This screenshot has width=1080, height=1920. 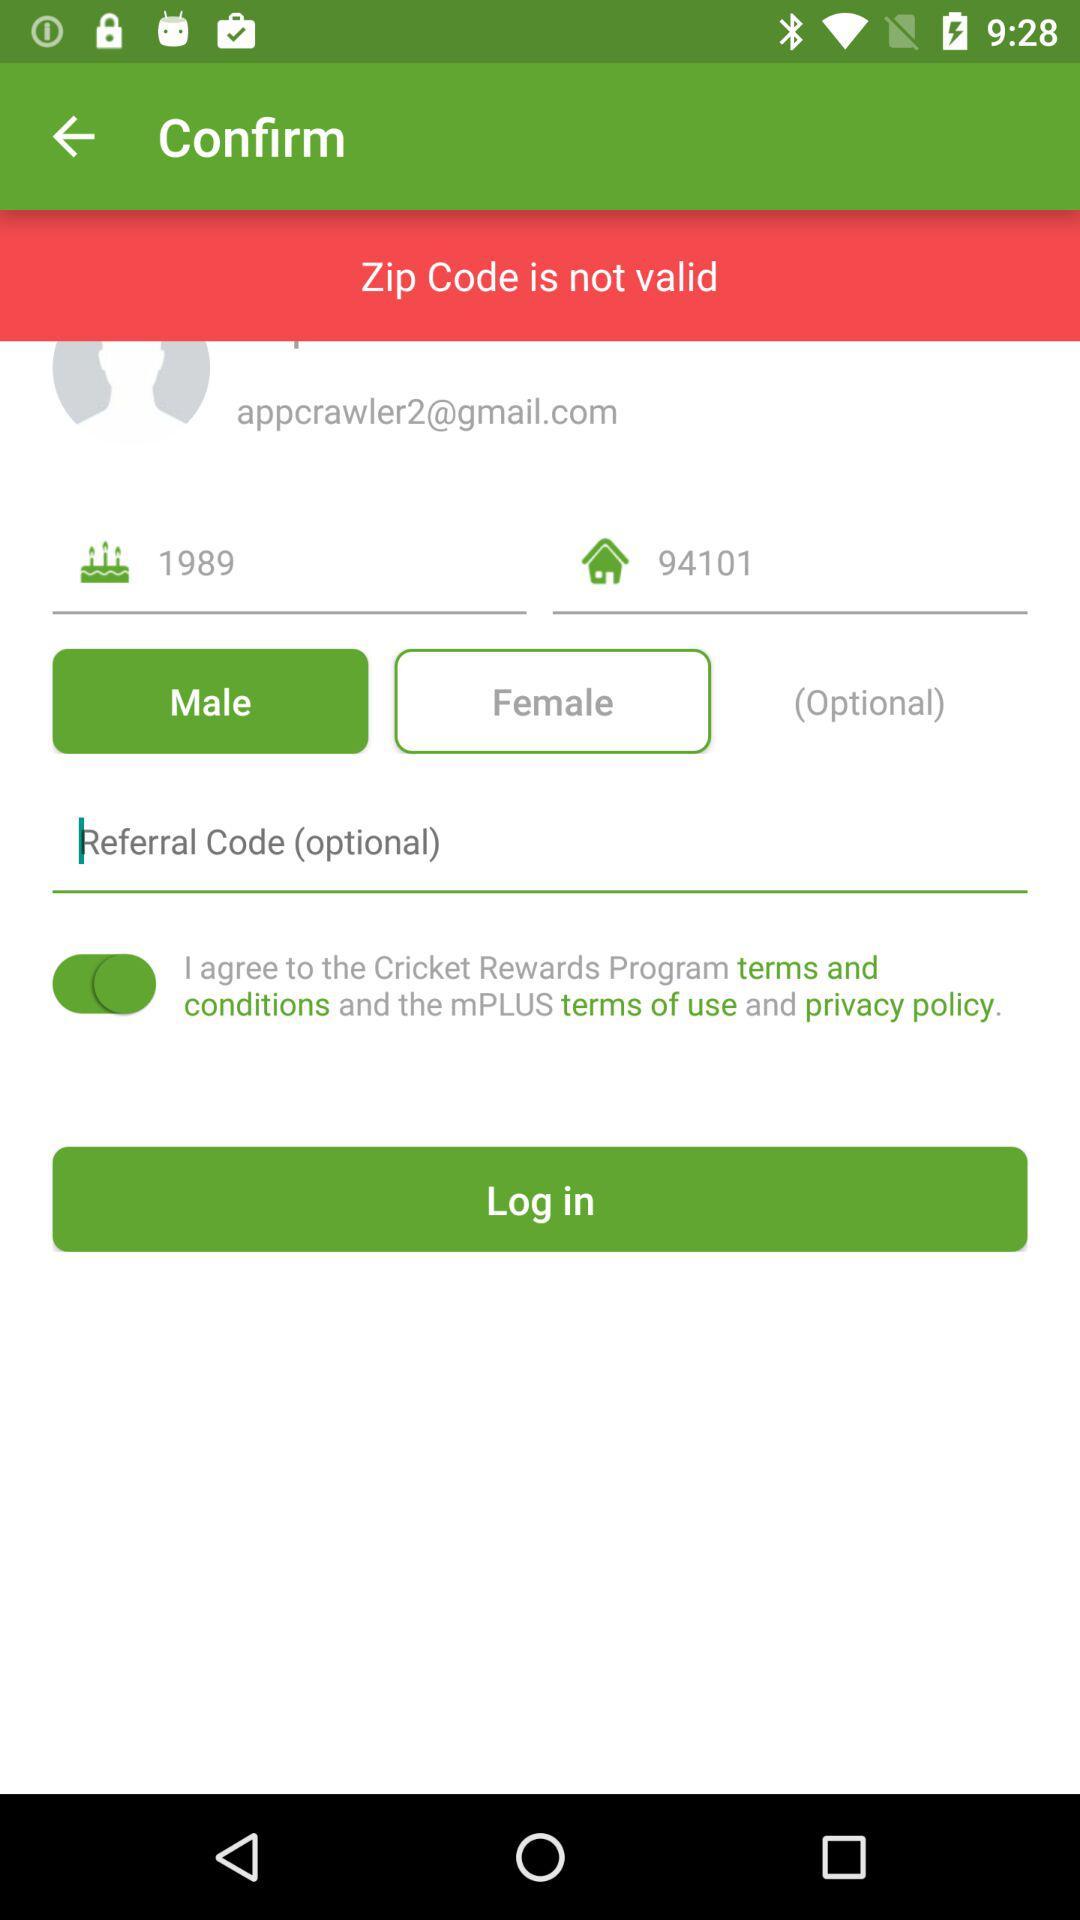 I want to click on icon above female, so click(x=842, y=560).